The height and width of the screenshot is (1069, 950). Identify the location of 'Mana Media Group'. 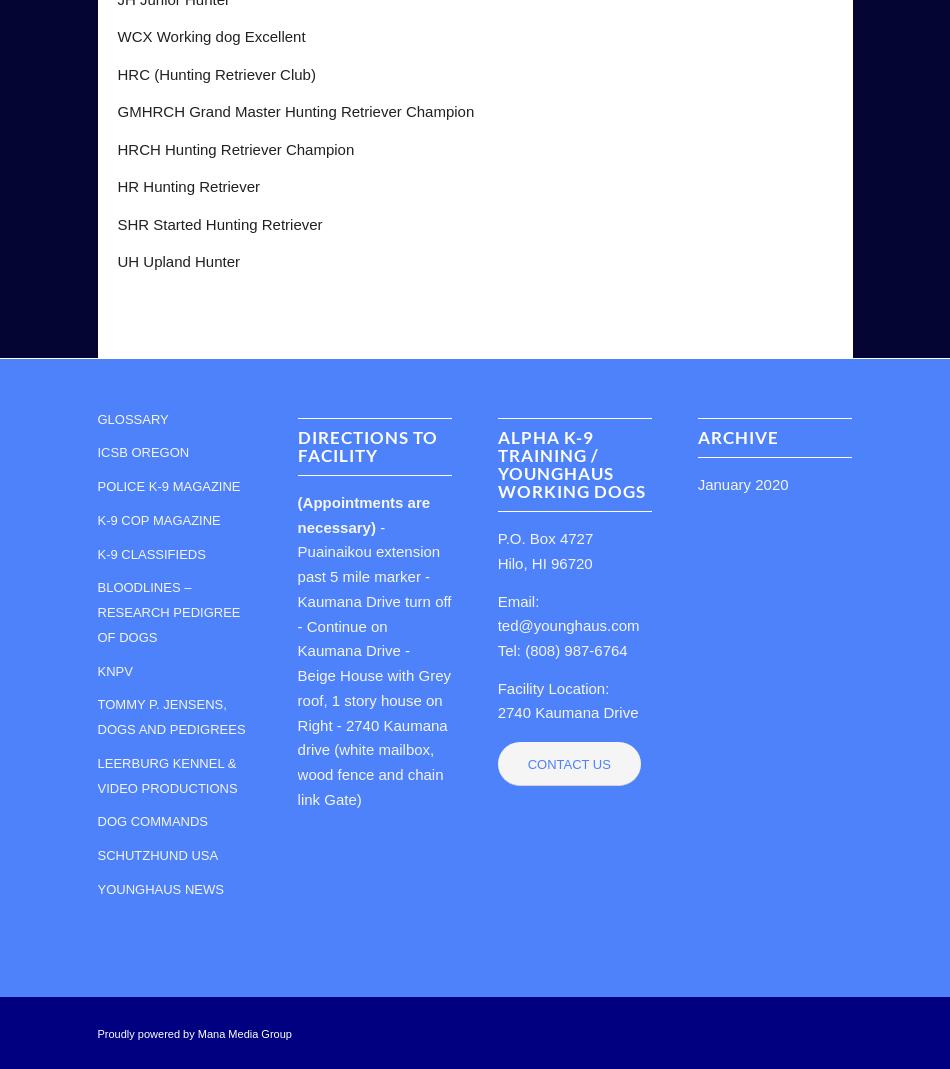
(197, 1034).